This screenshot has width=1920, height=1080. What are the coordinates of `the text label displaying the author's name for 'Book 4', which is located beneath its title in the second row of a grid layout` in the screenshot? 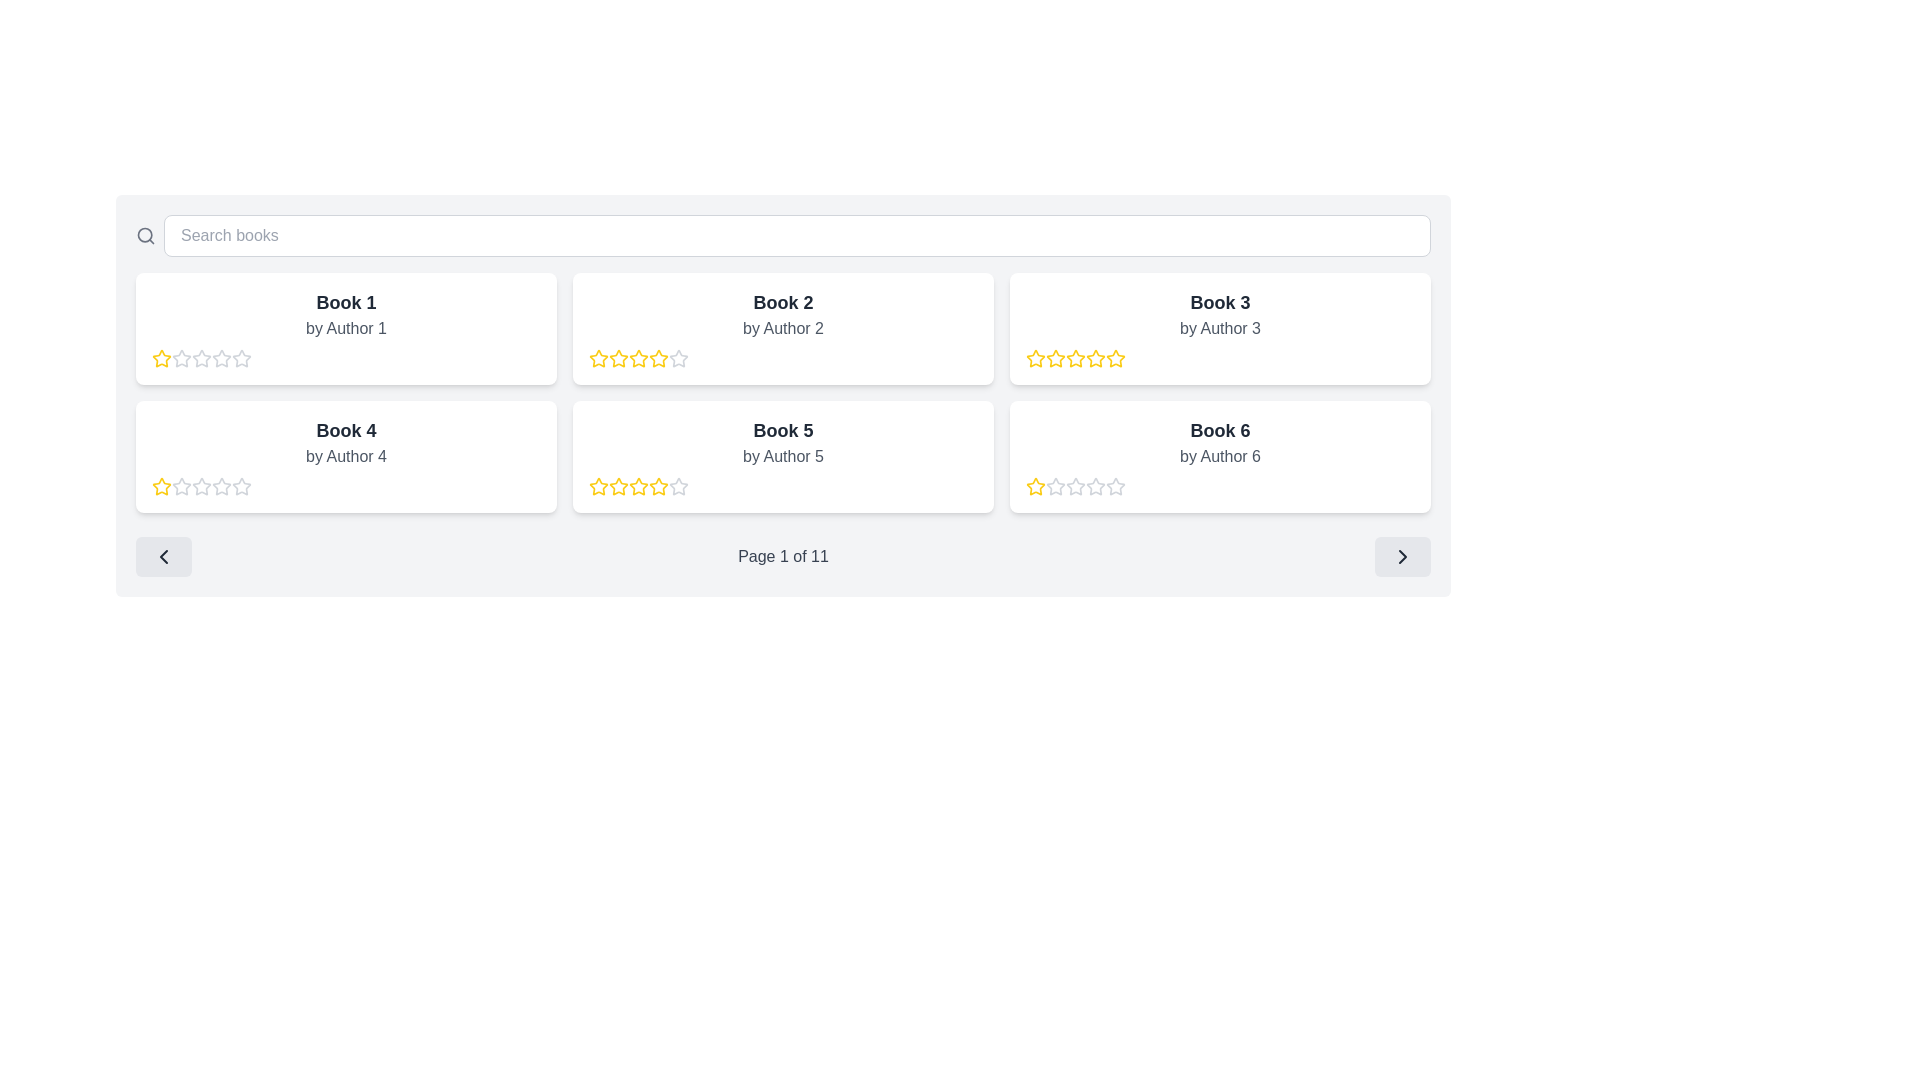 It's located at (346, 456).